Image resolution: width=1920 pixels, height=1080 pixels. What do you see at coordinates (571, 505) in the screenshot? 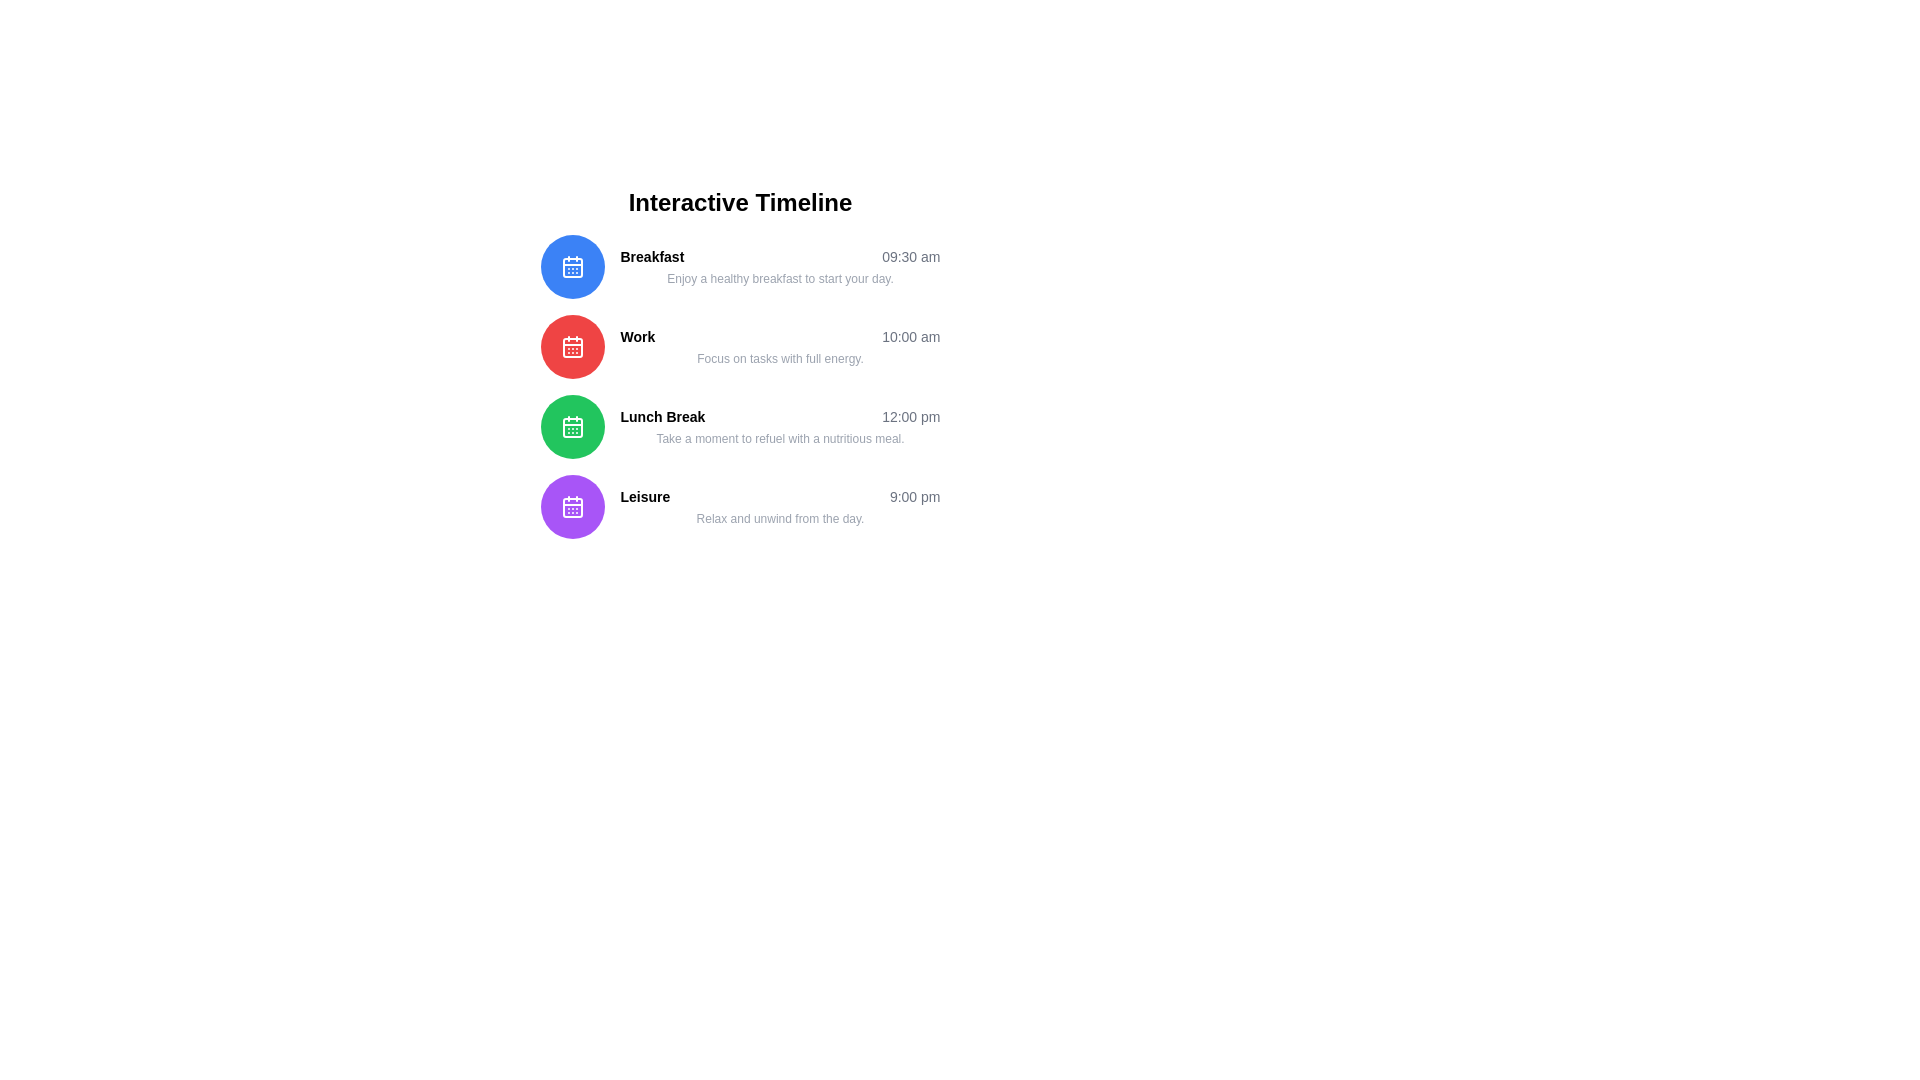
I see `the calendar icon with a purple background, which is the fourth item in a vertical list of icons representing the 'Leisure' event` at bounding box center [571, 505].